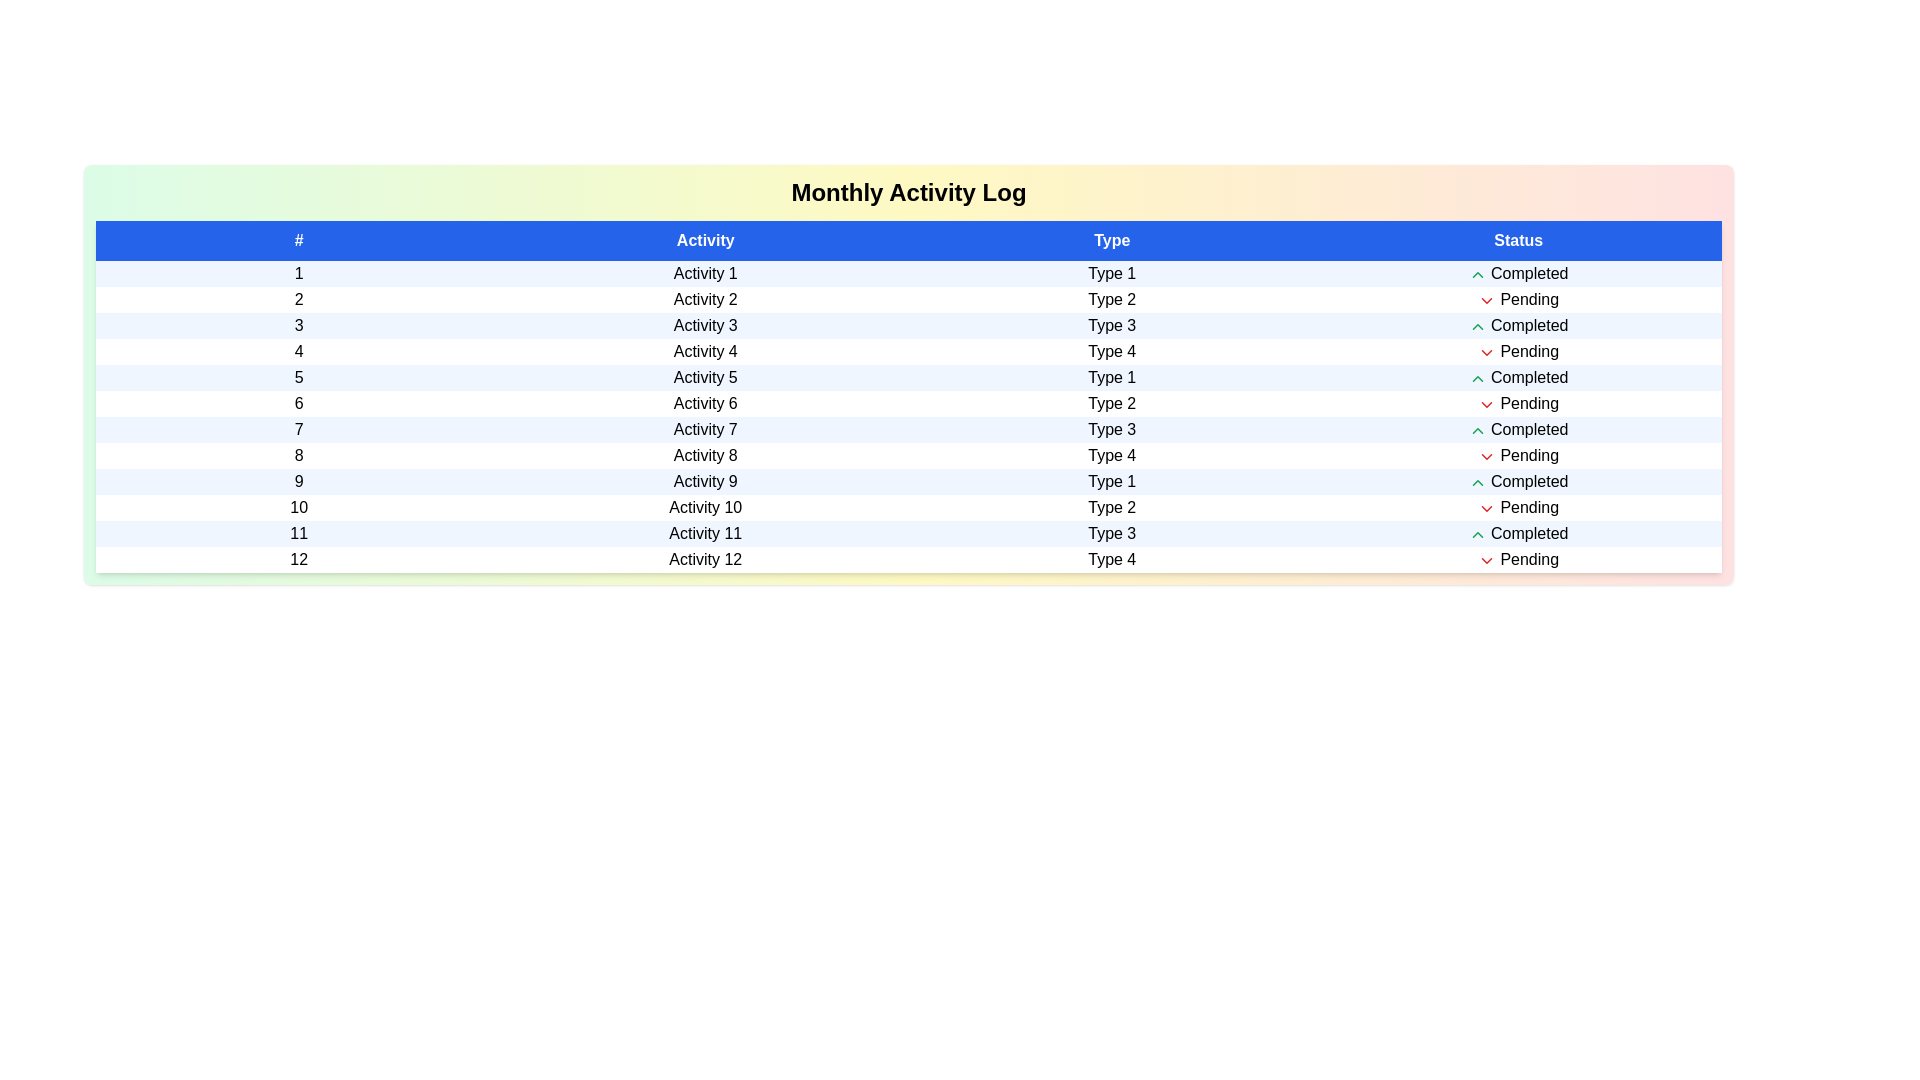 Image resolution: width=1920 pixels, height=1080 pixels. I want to click on the row corresponding to the activity with status Completed, so click(1478, 274).